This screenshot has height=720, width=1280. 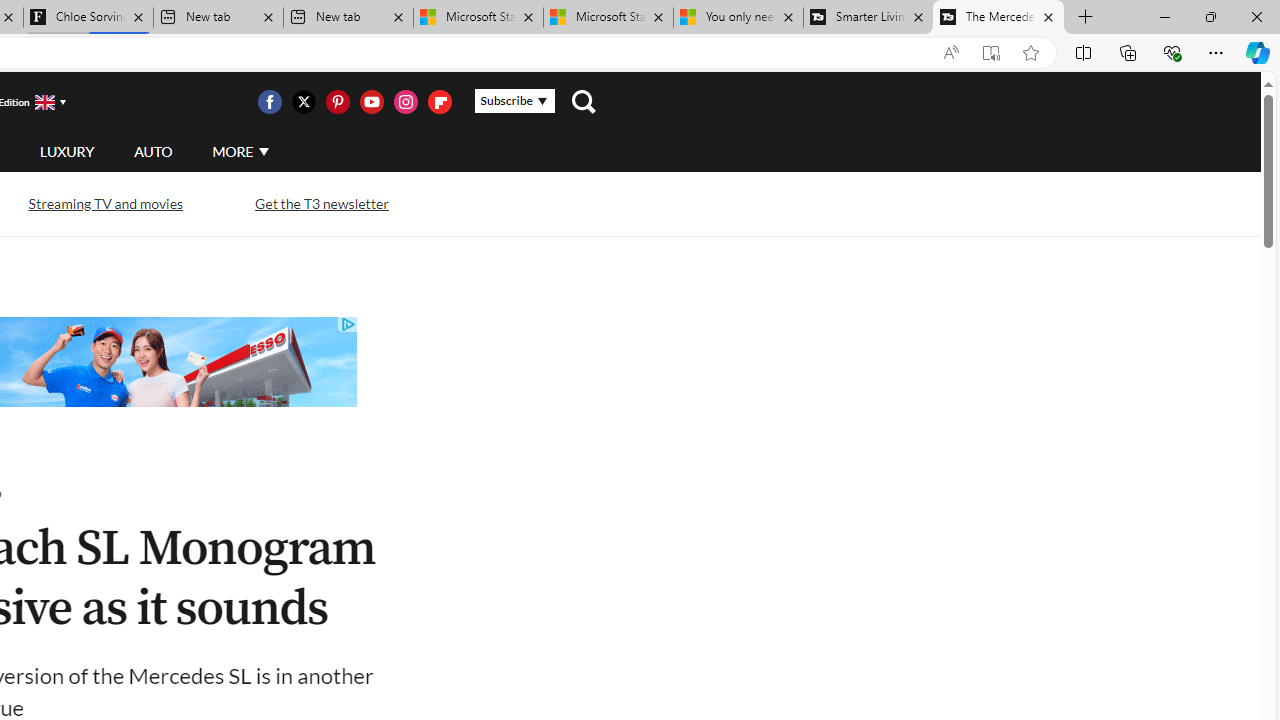 What do you see at coordinates (268, 101) in the screenshot?
I see `'Visit us on Facebook'` at bounding box center [268, 101].